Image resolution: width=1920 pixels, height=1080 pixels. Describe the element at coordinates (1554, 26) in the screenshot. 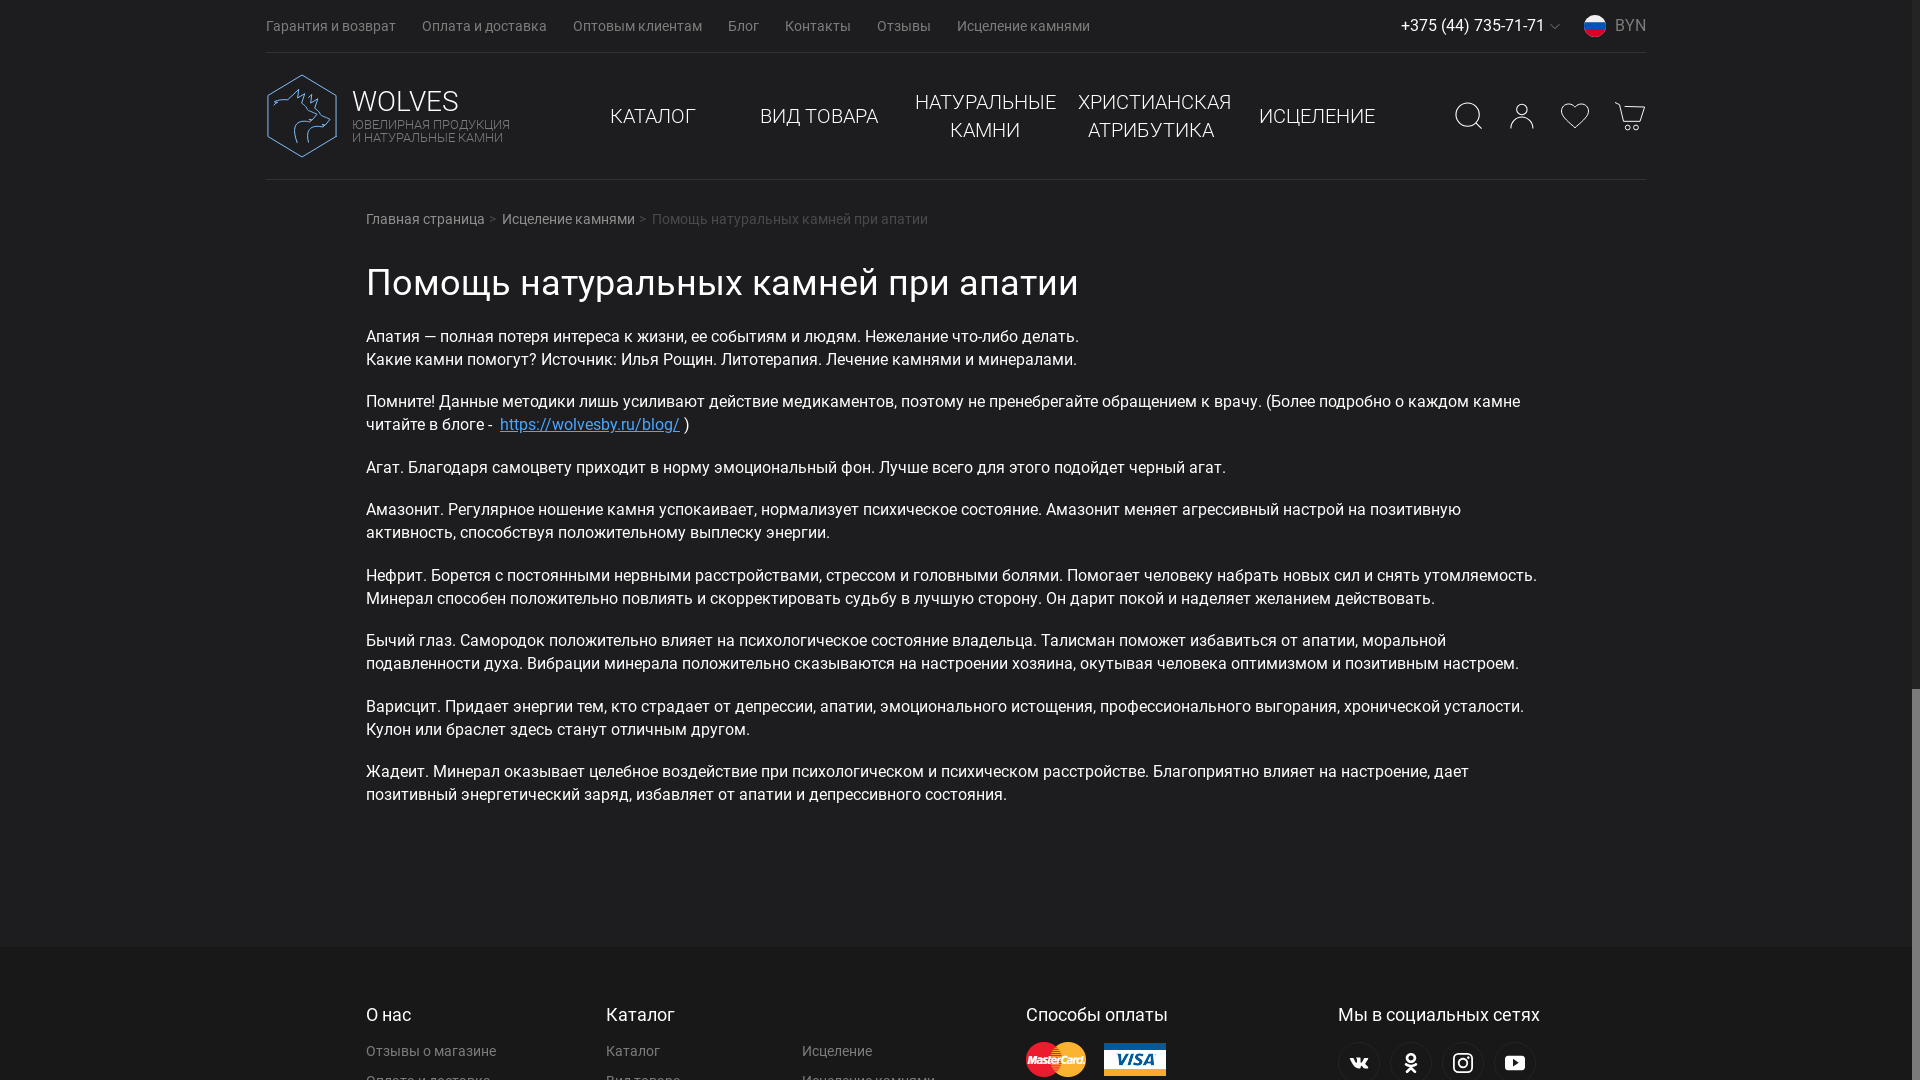

I see `'Show phones'` at that location.